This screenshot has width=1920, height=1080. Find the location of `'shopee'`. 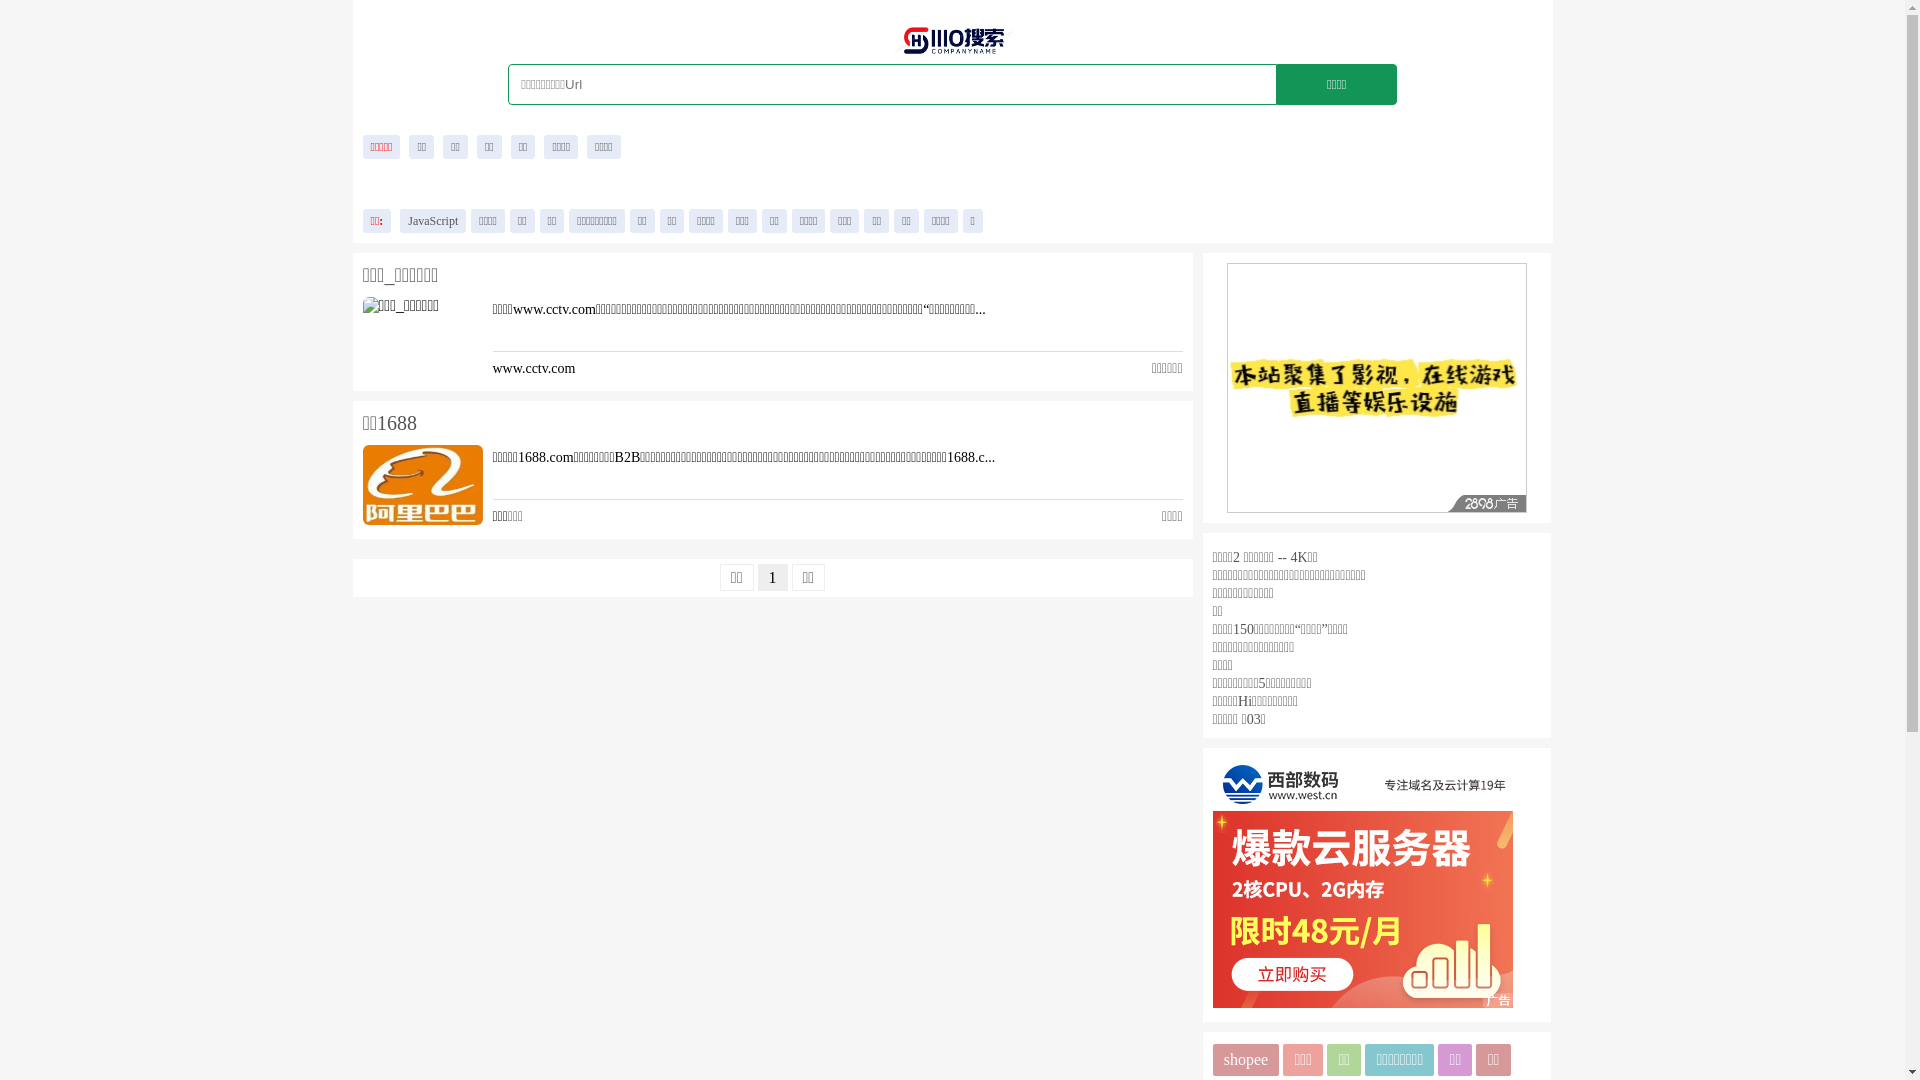

'shopee' is located at coordinates (1244, 1059).